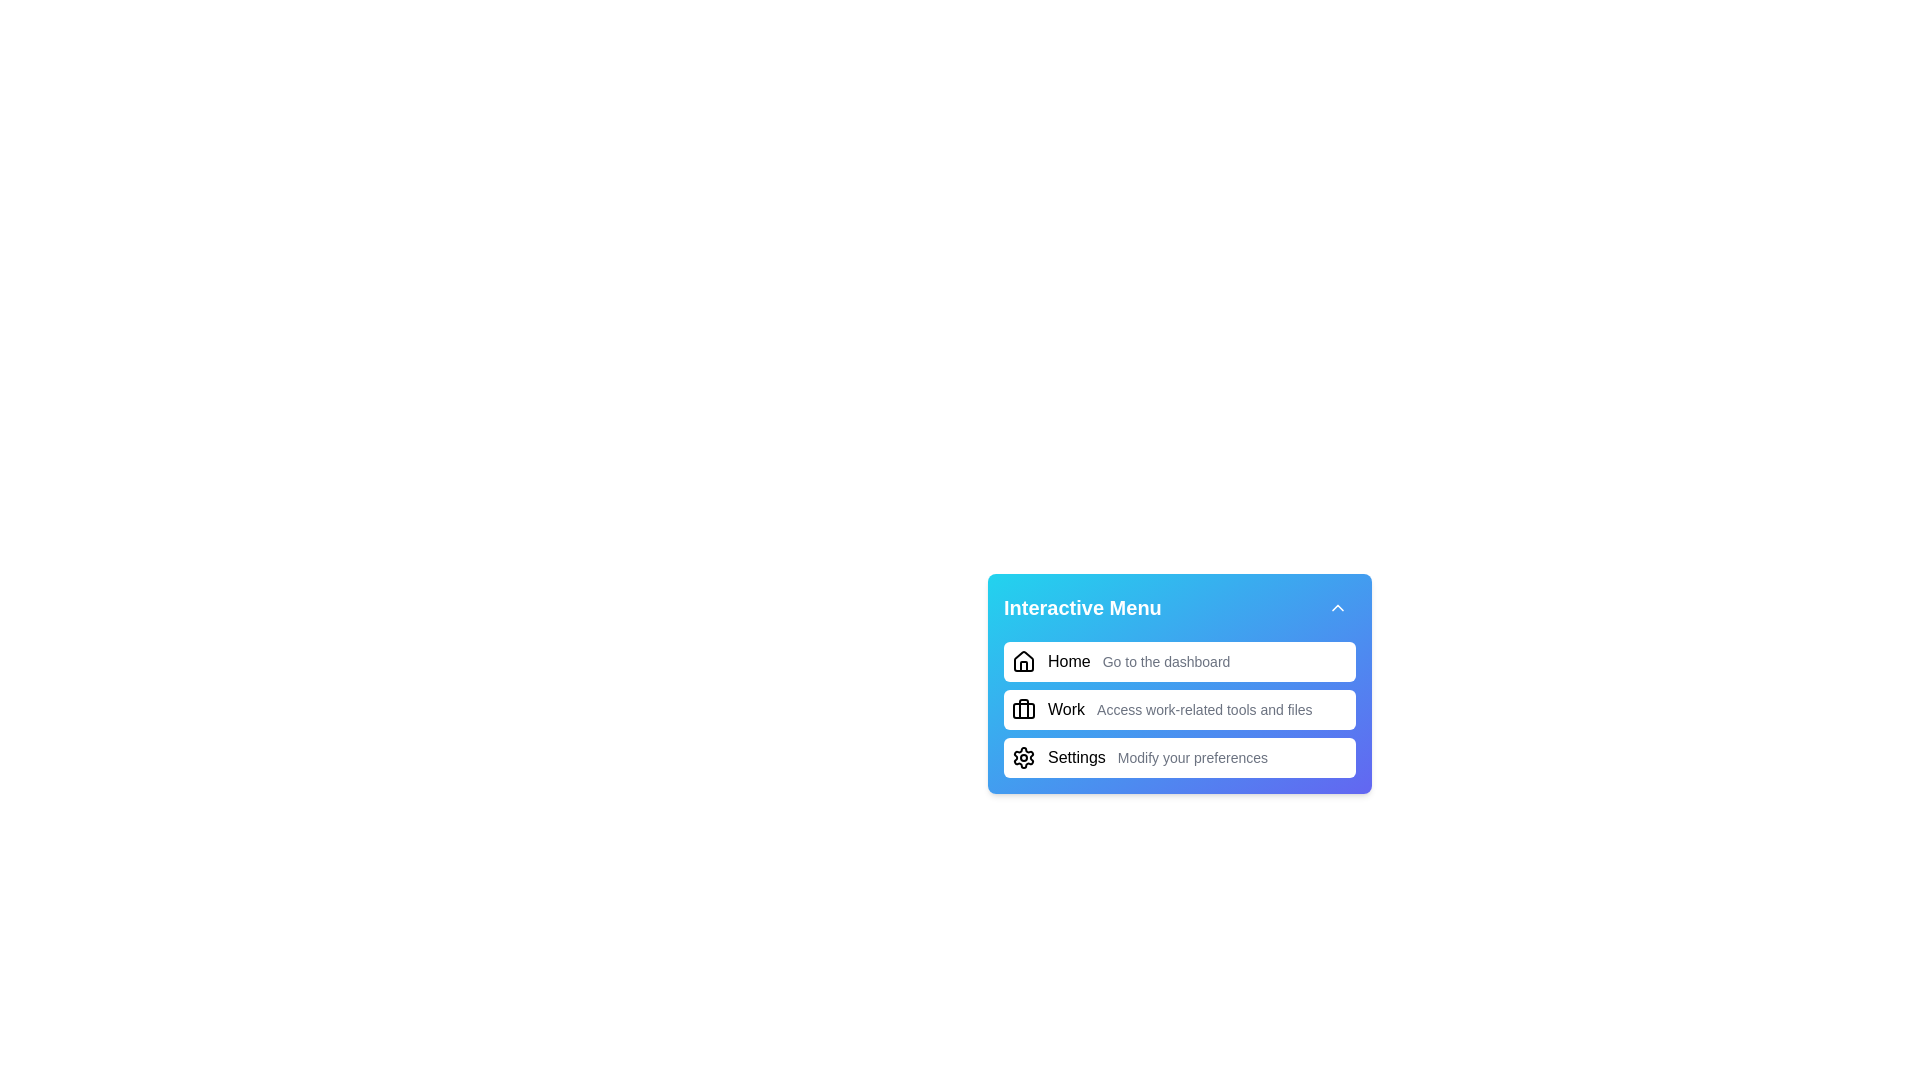 Image resolution: width=1920 pixels, height=1080 pixels. I want to click on the 'Settings' icon in the menu, so click(1023, 758).